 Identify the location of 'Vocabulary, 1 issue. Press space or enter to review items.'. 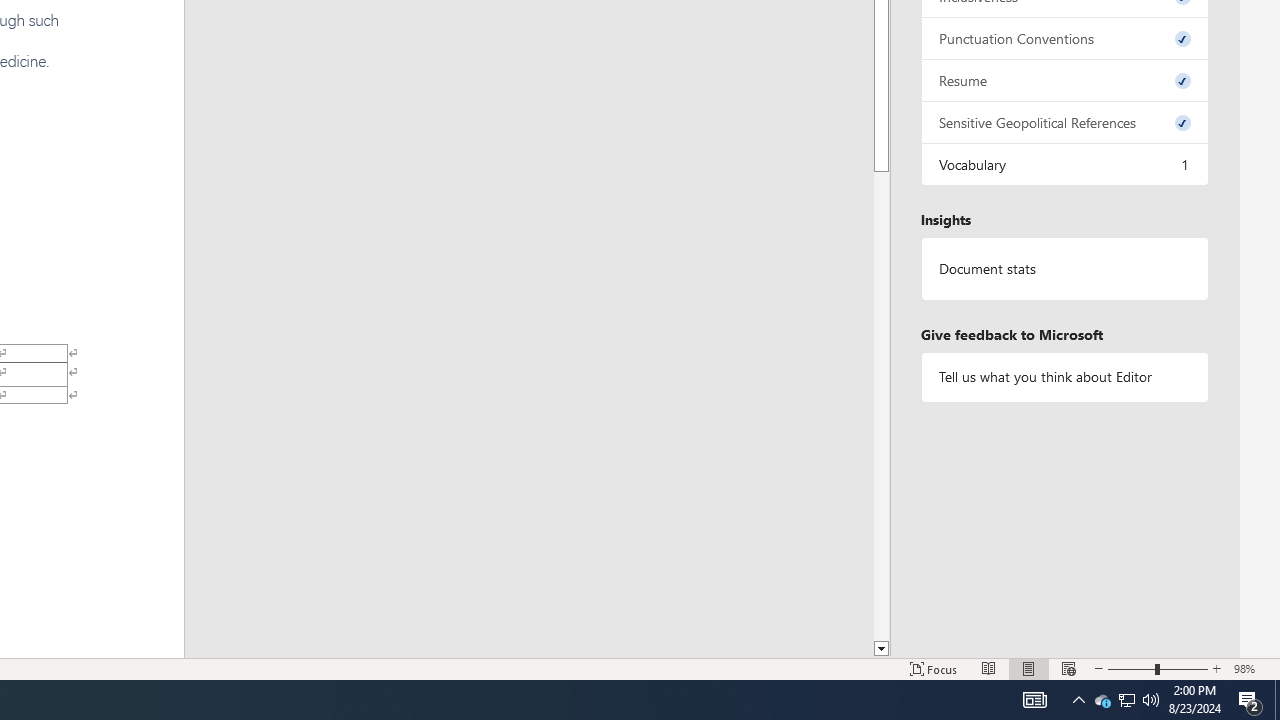
(1063, 163).